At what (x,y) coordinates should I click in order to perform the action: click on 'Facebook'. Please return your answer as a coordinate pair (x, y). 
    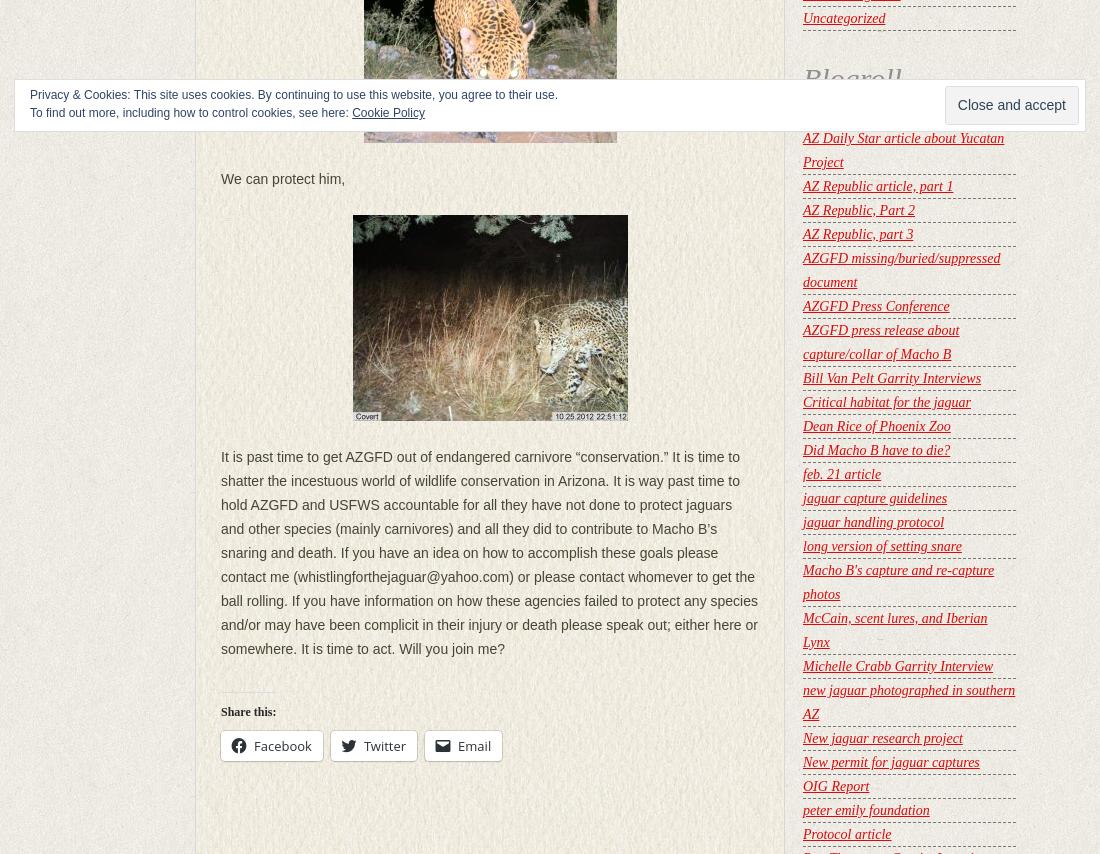
    Looking at the image, I should click on (281, 744).